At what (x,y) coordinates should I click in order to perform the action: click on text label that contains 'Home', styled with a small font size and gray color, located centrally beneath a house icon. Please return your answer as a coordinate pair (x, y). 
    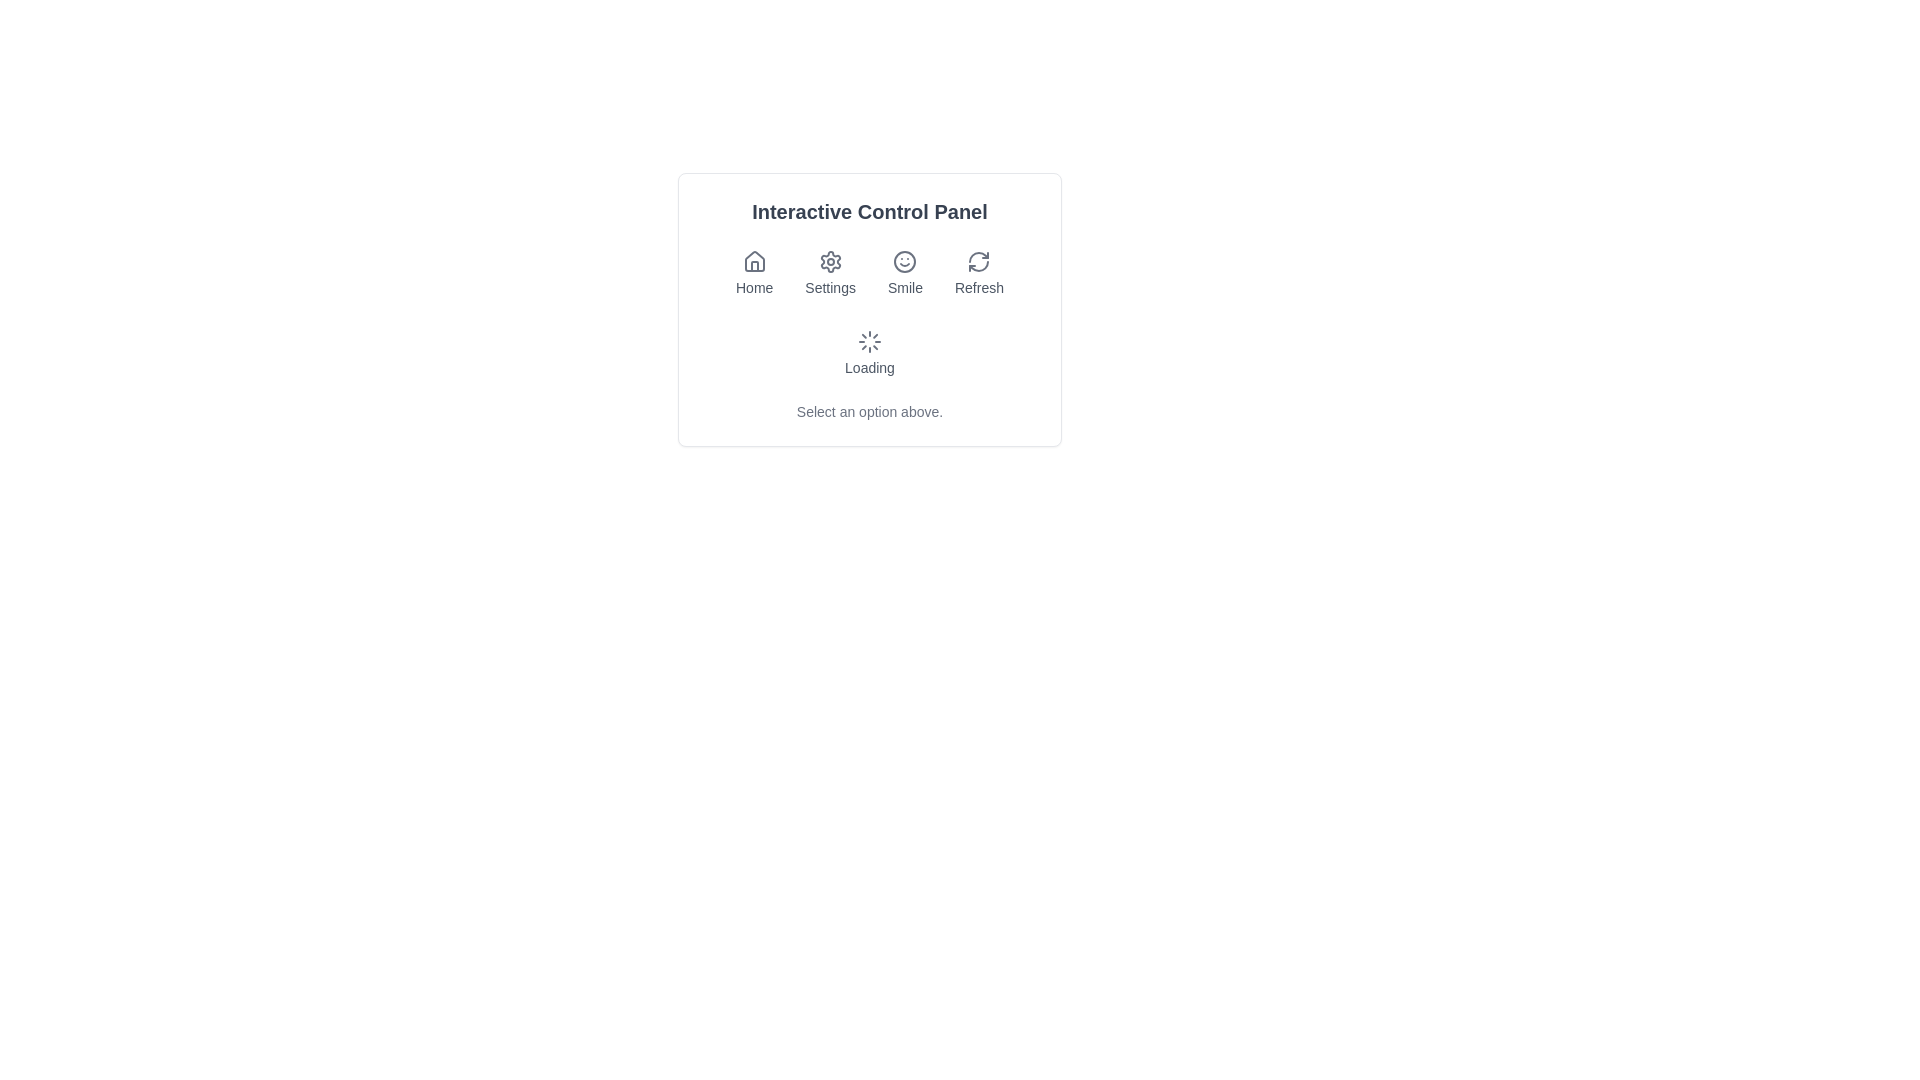
    Looking at the image, I should click on (753, 288).